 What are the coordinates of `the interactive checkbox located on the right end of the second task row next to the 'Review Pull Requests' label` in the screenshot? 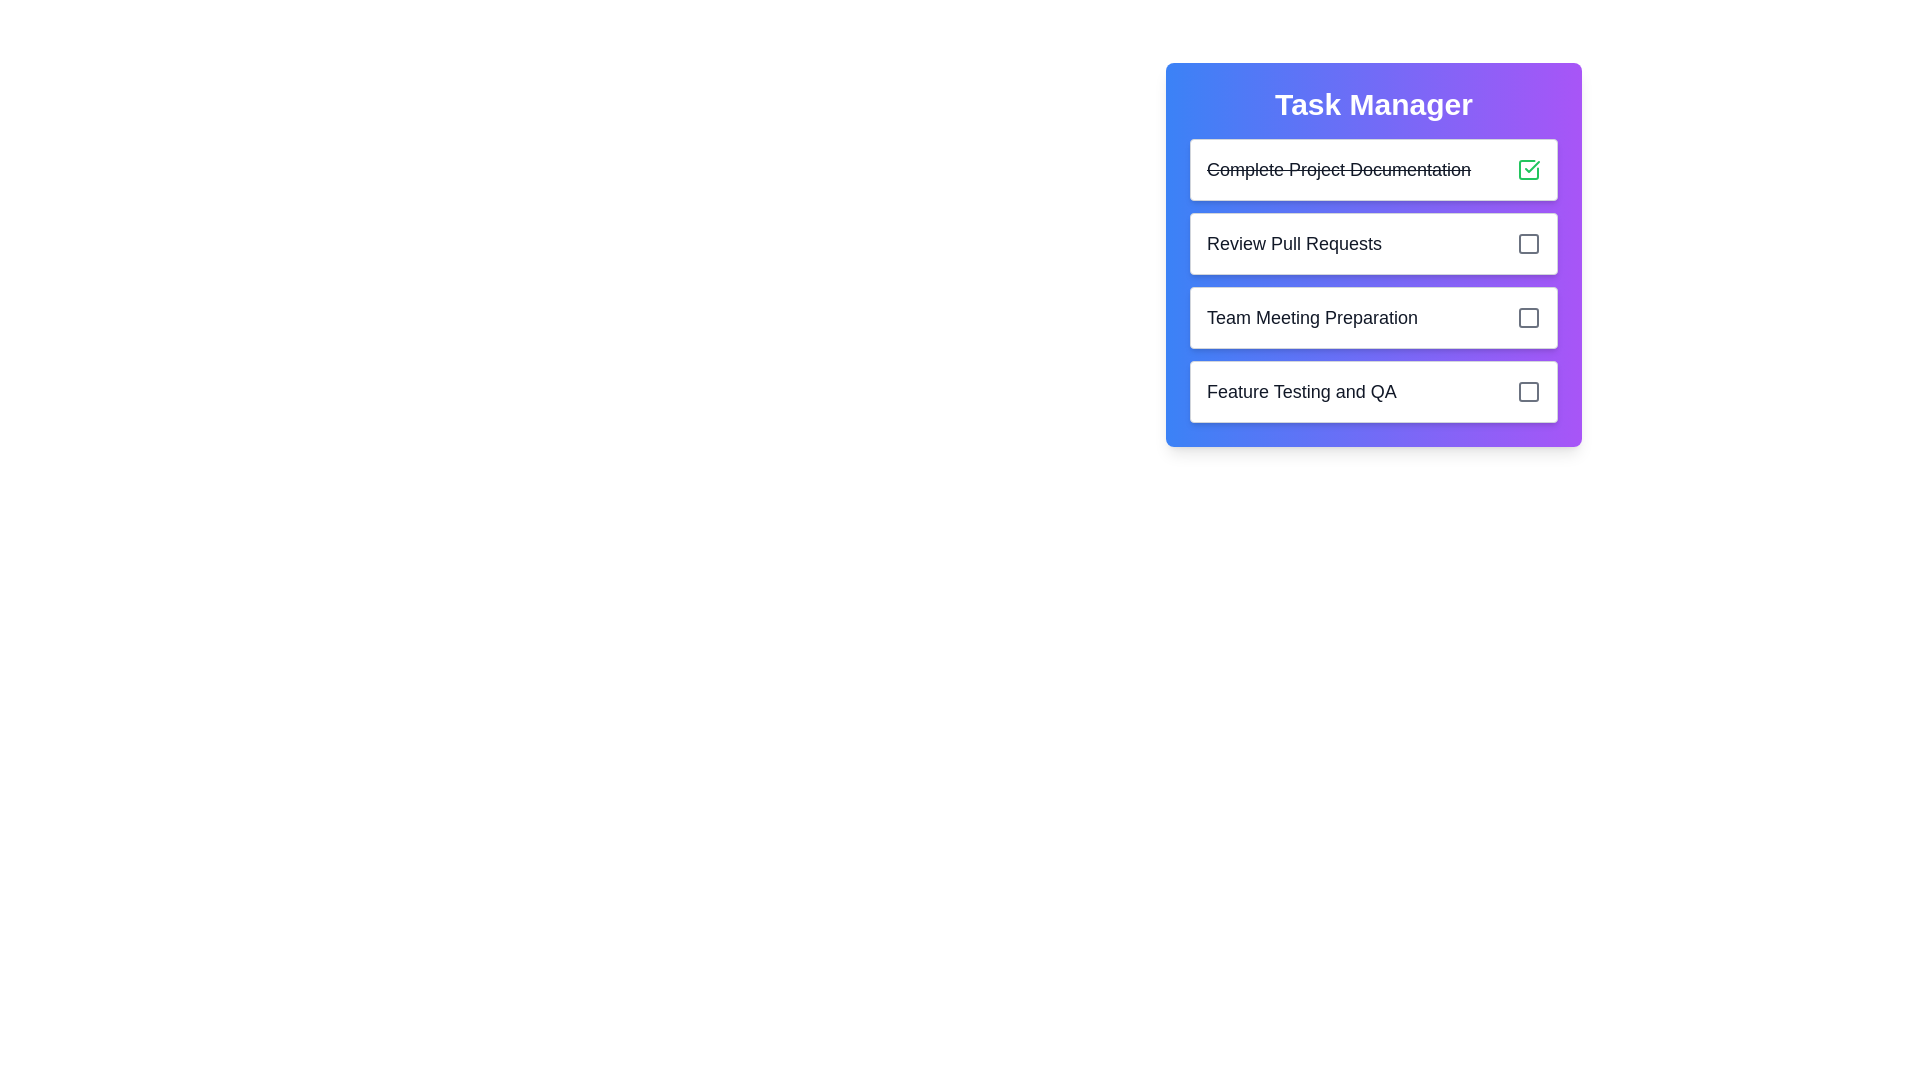 It's located at (1528, 242).